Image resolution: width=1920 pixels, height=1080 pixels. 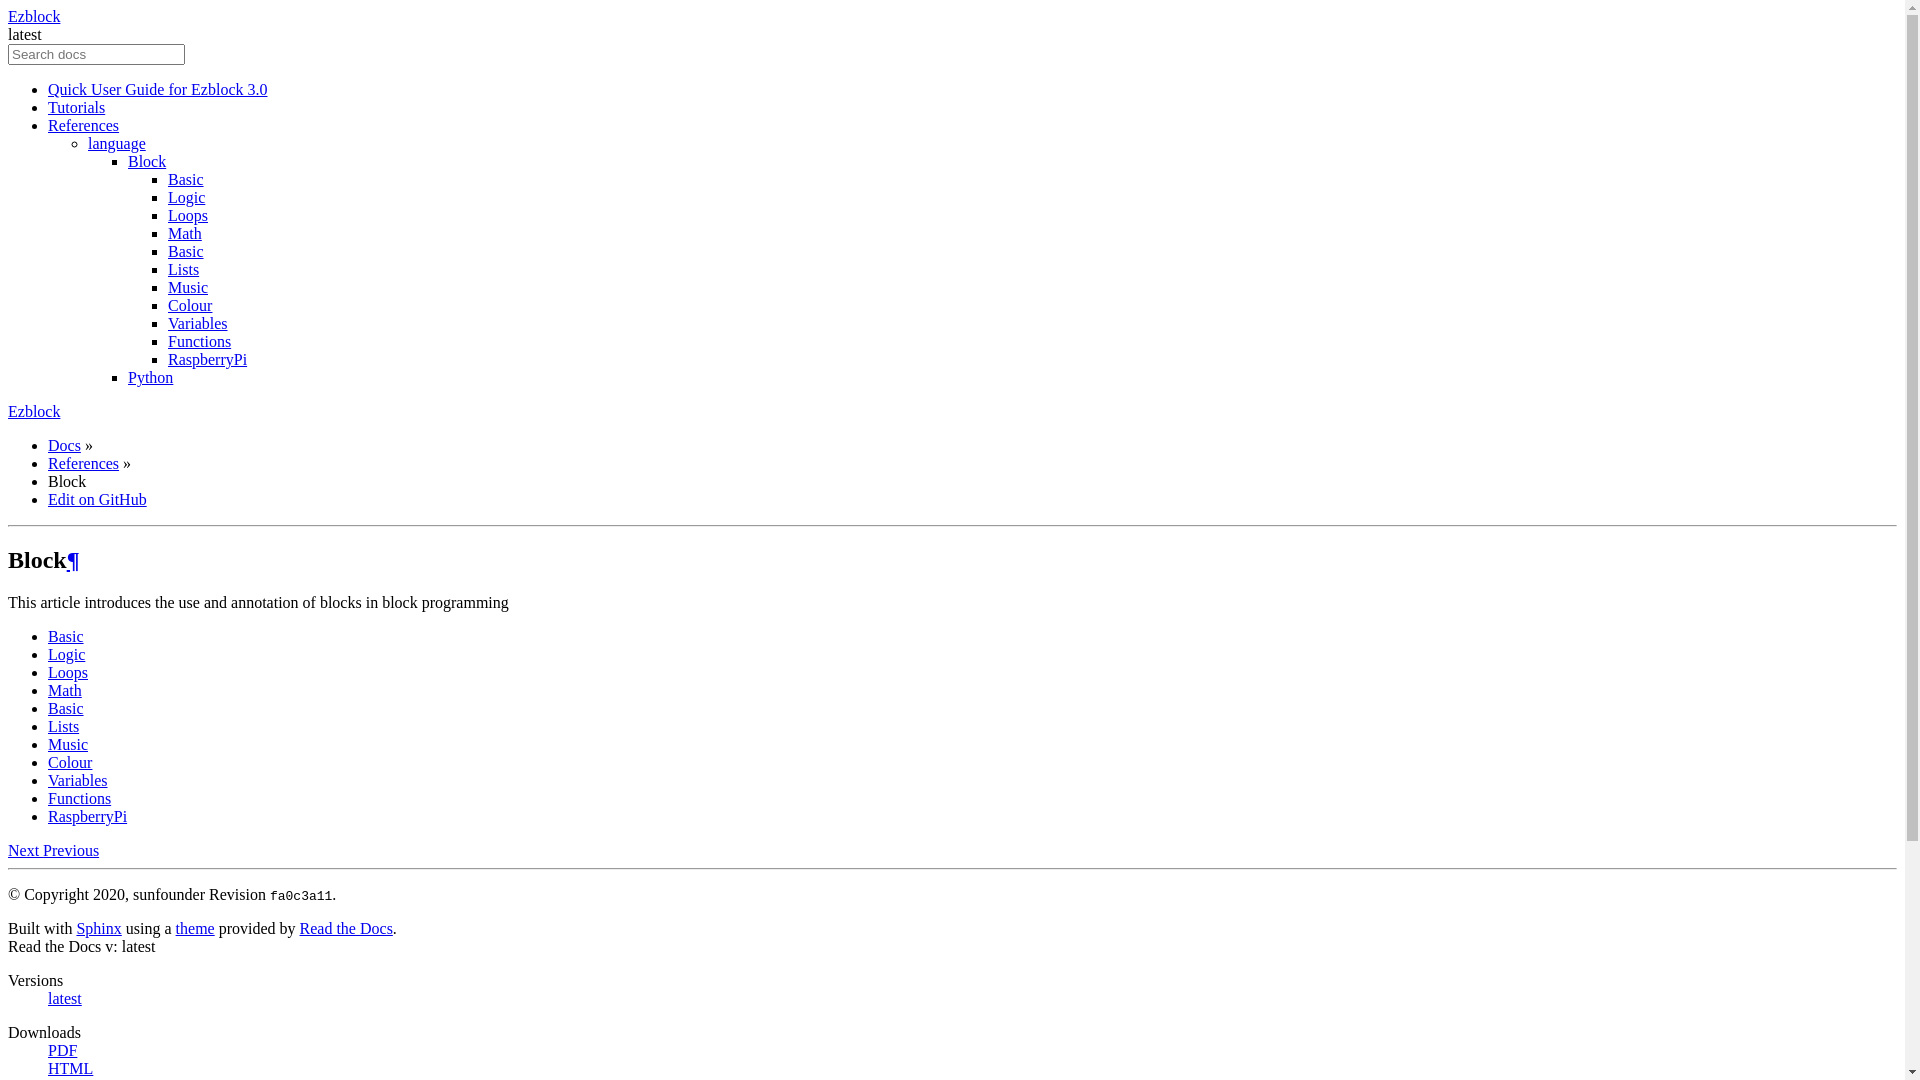 What do you see at coordinates (195, 928) in the screenshot?
I see `'theme'` at bounding box center [195, 928].